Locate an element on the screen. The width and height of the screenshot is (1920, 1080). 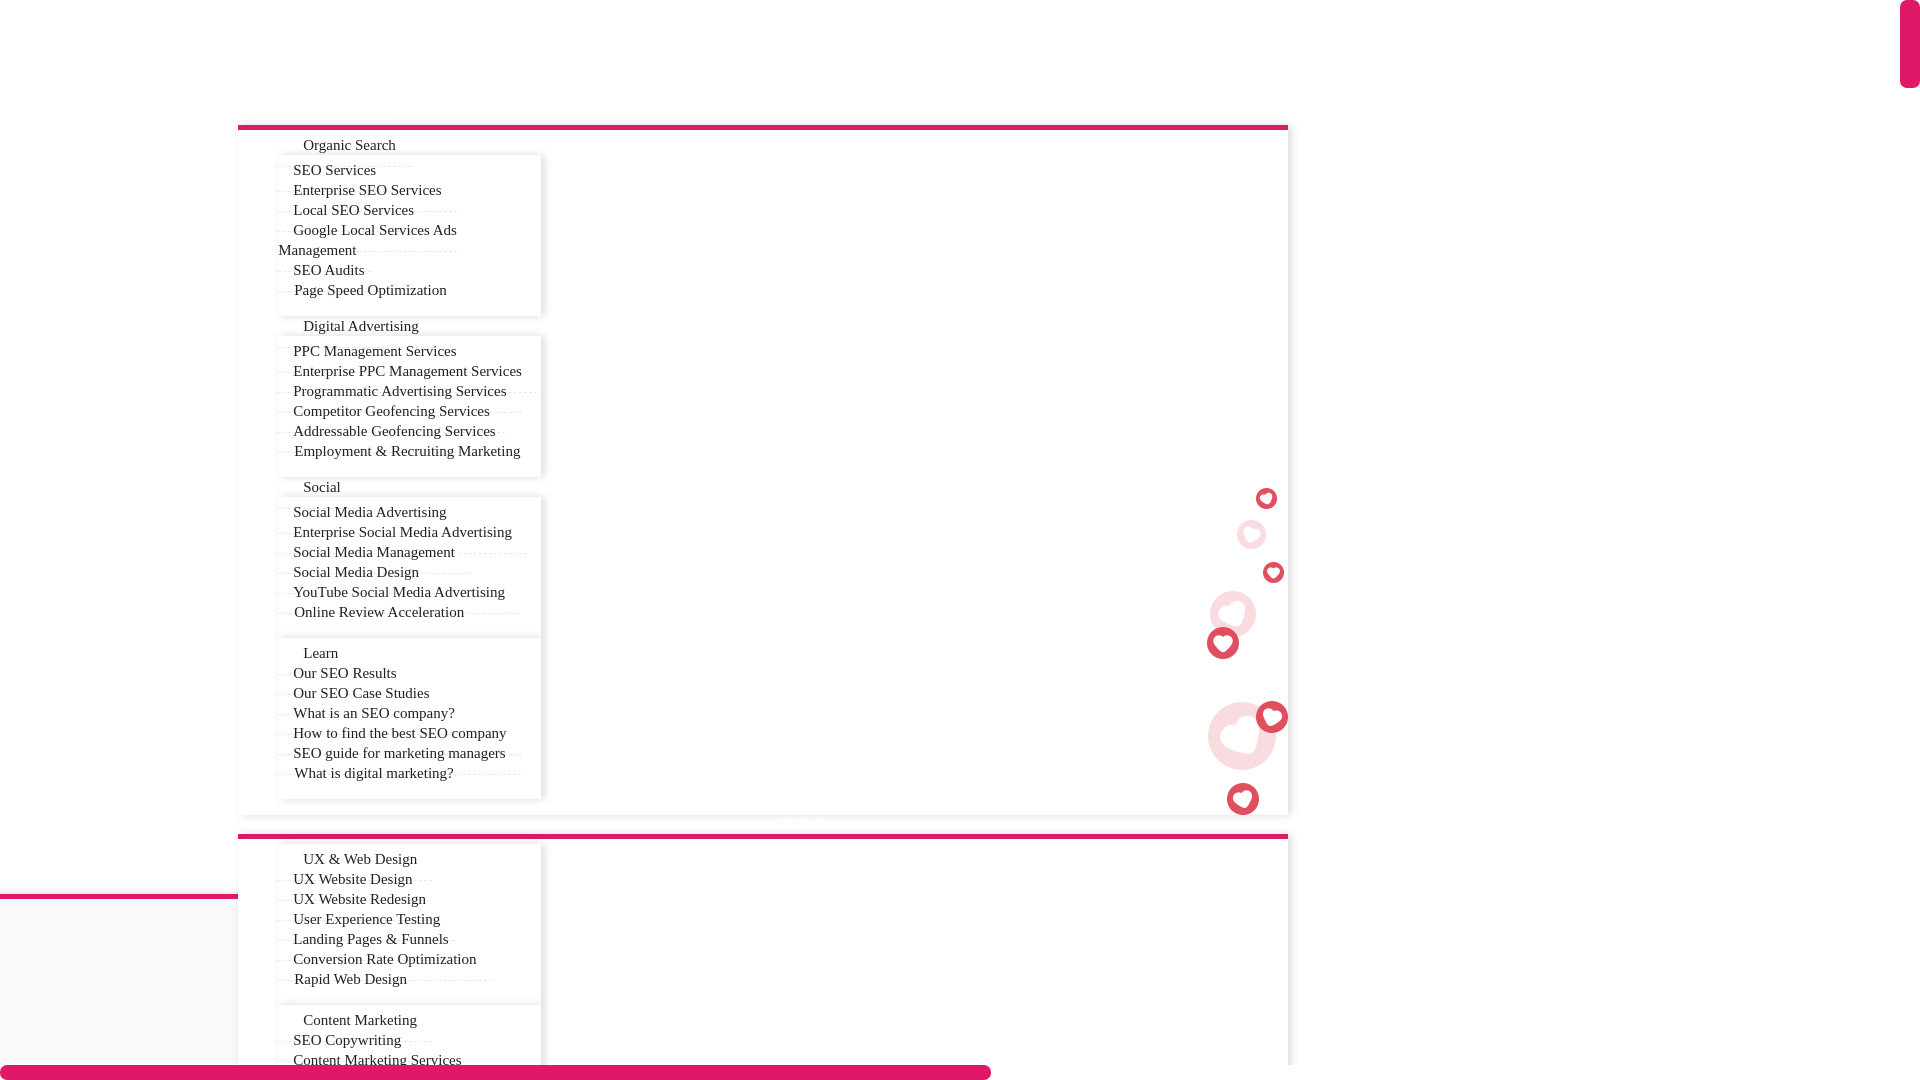
'YouTube Social Media Advertising' is located at coordinates (398, 591).